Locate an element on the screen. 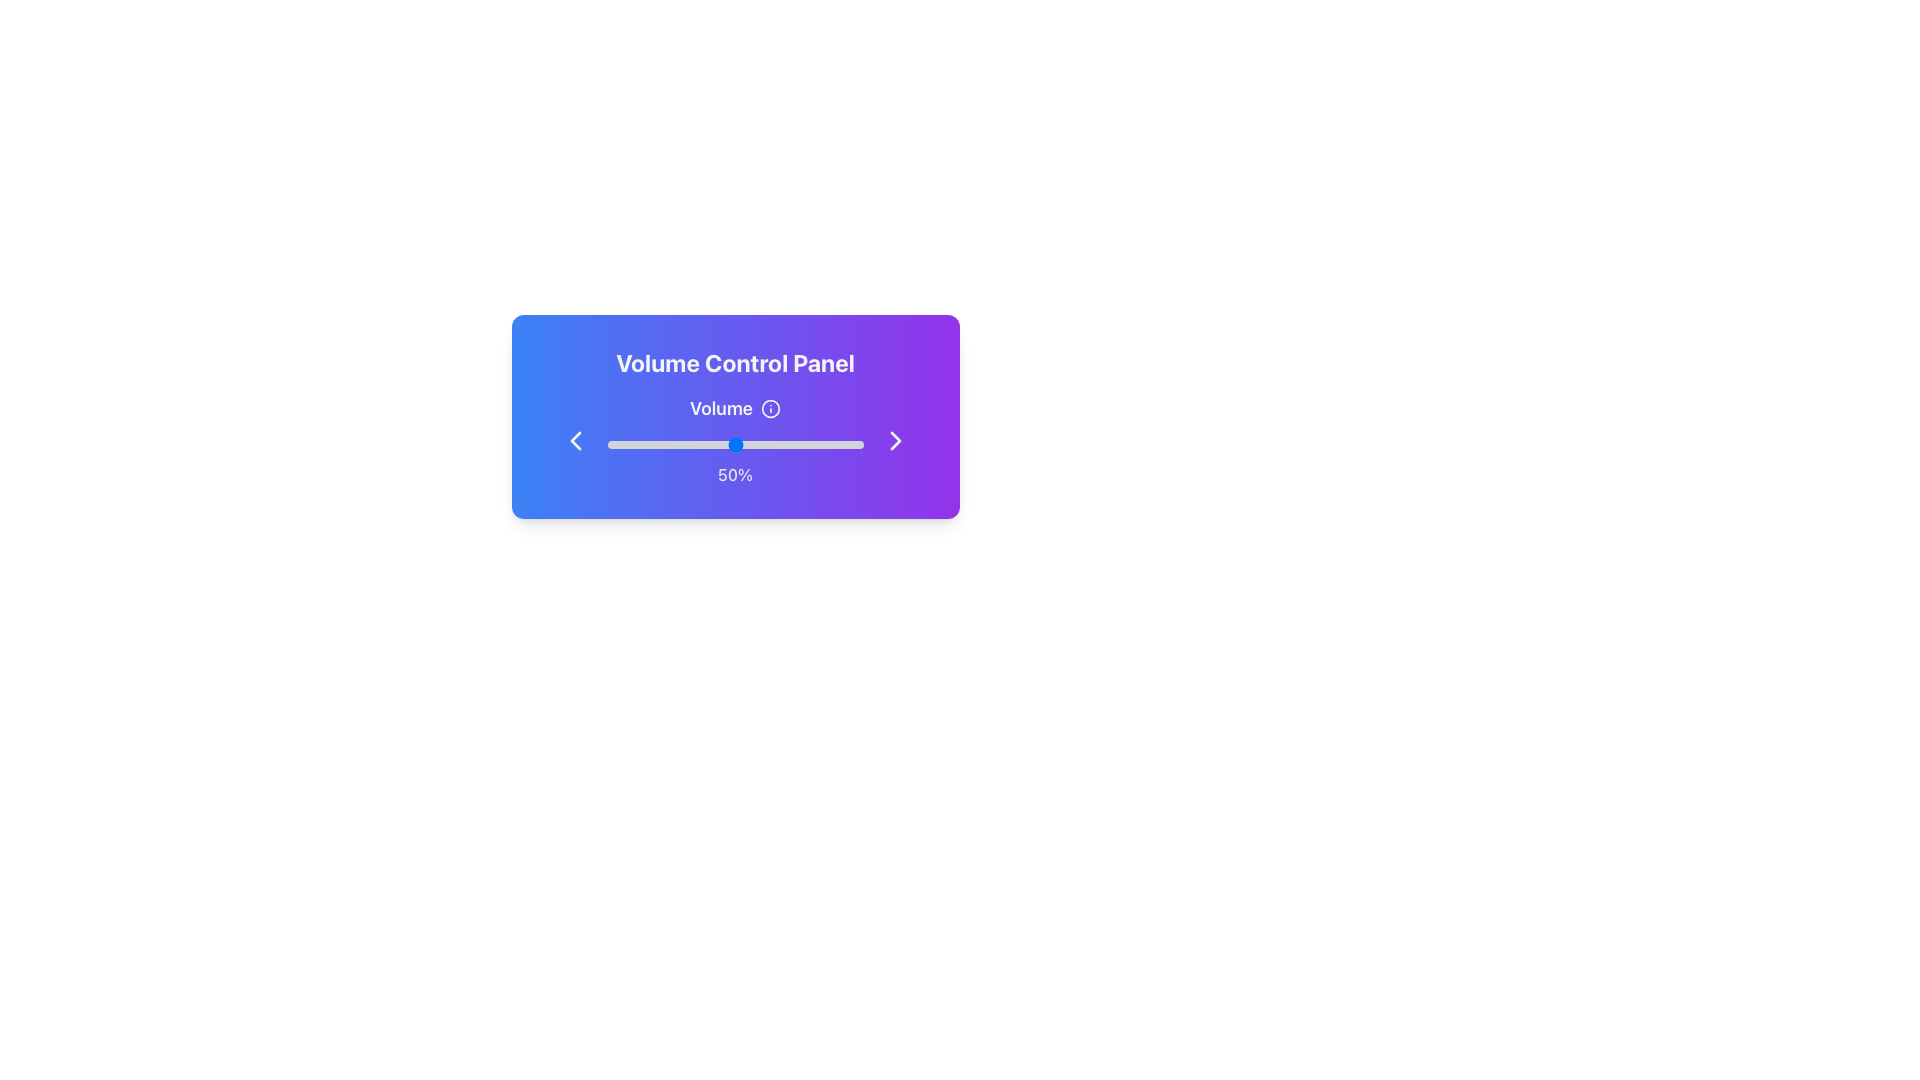 This screenshot has width=1920, height=1080. the interactive volume slider element, which is styled with a gradient from blue to purple and displays 'Volume' above and '50%' below is located at coordinates (734, 439).